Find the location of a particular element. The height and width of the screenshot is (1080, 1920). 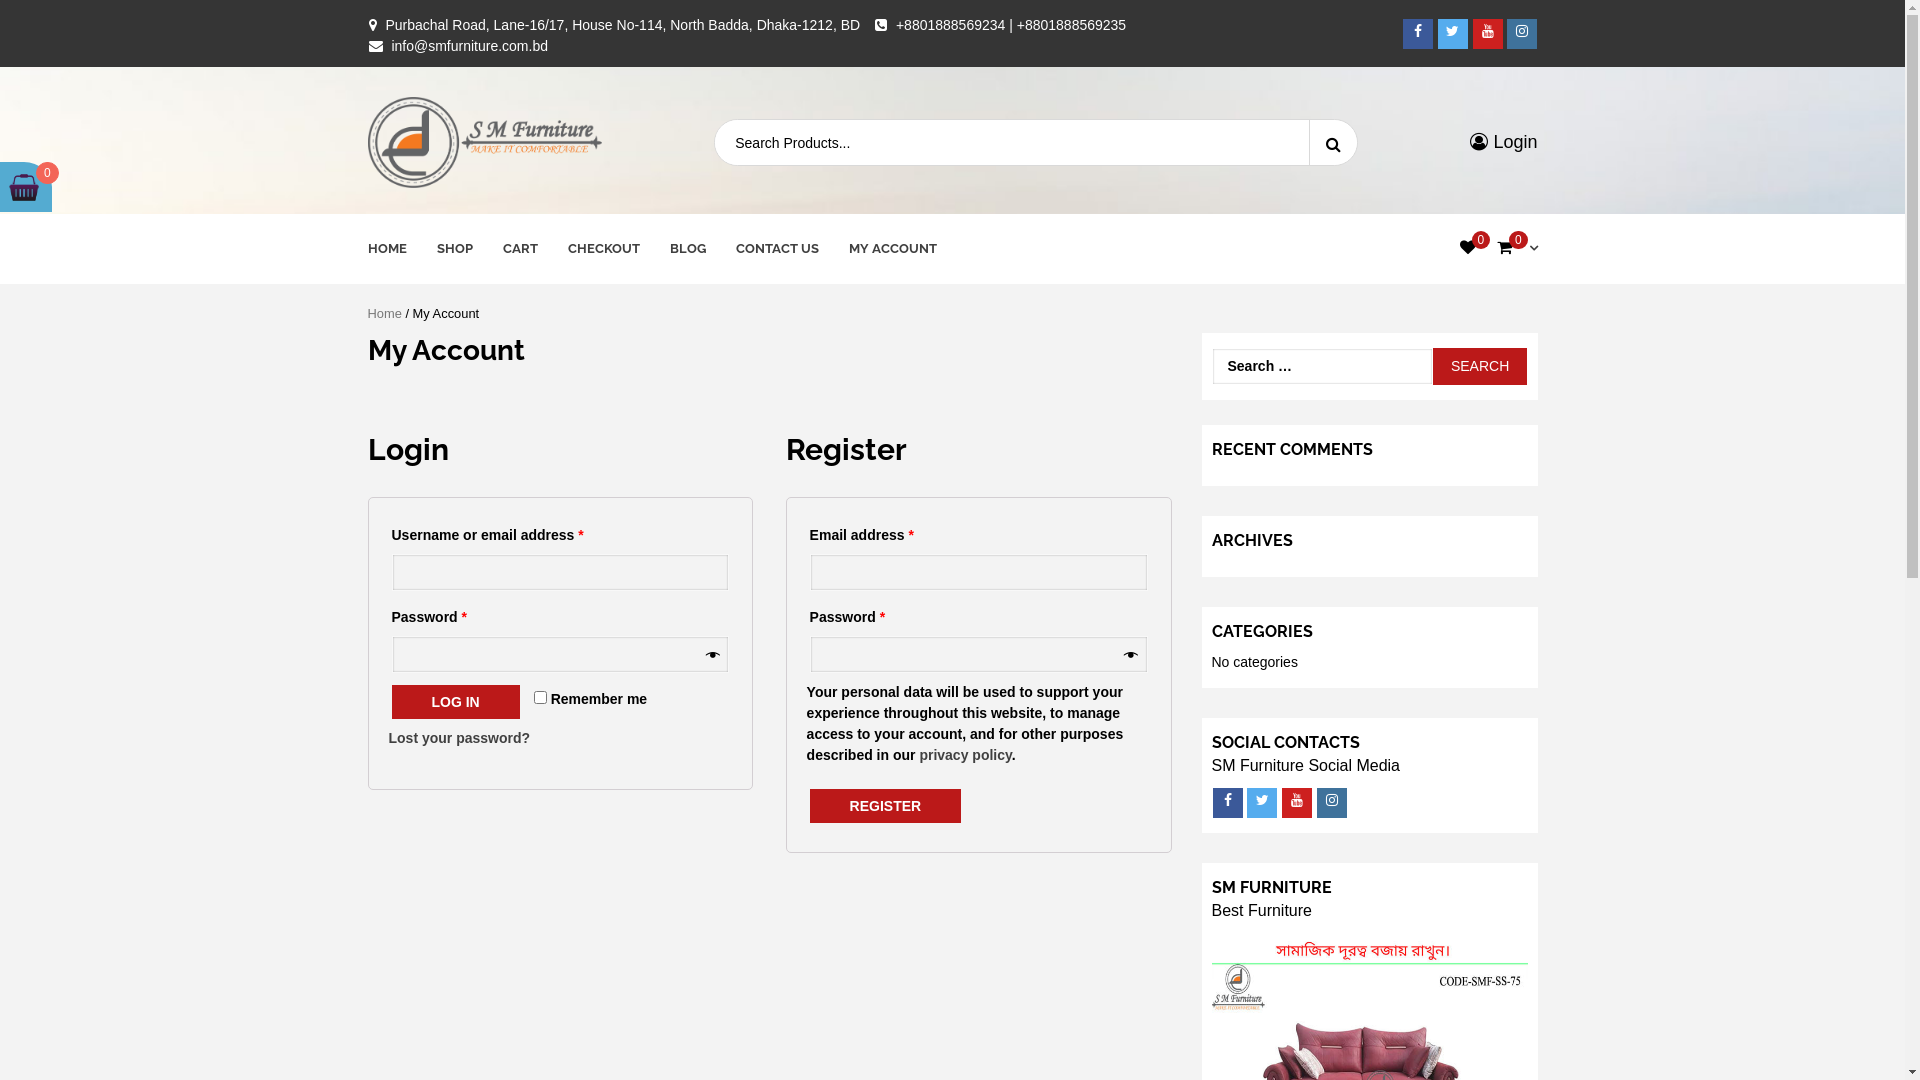

'MY ACCOUNT' is located at coordinates (891, 248).